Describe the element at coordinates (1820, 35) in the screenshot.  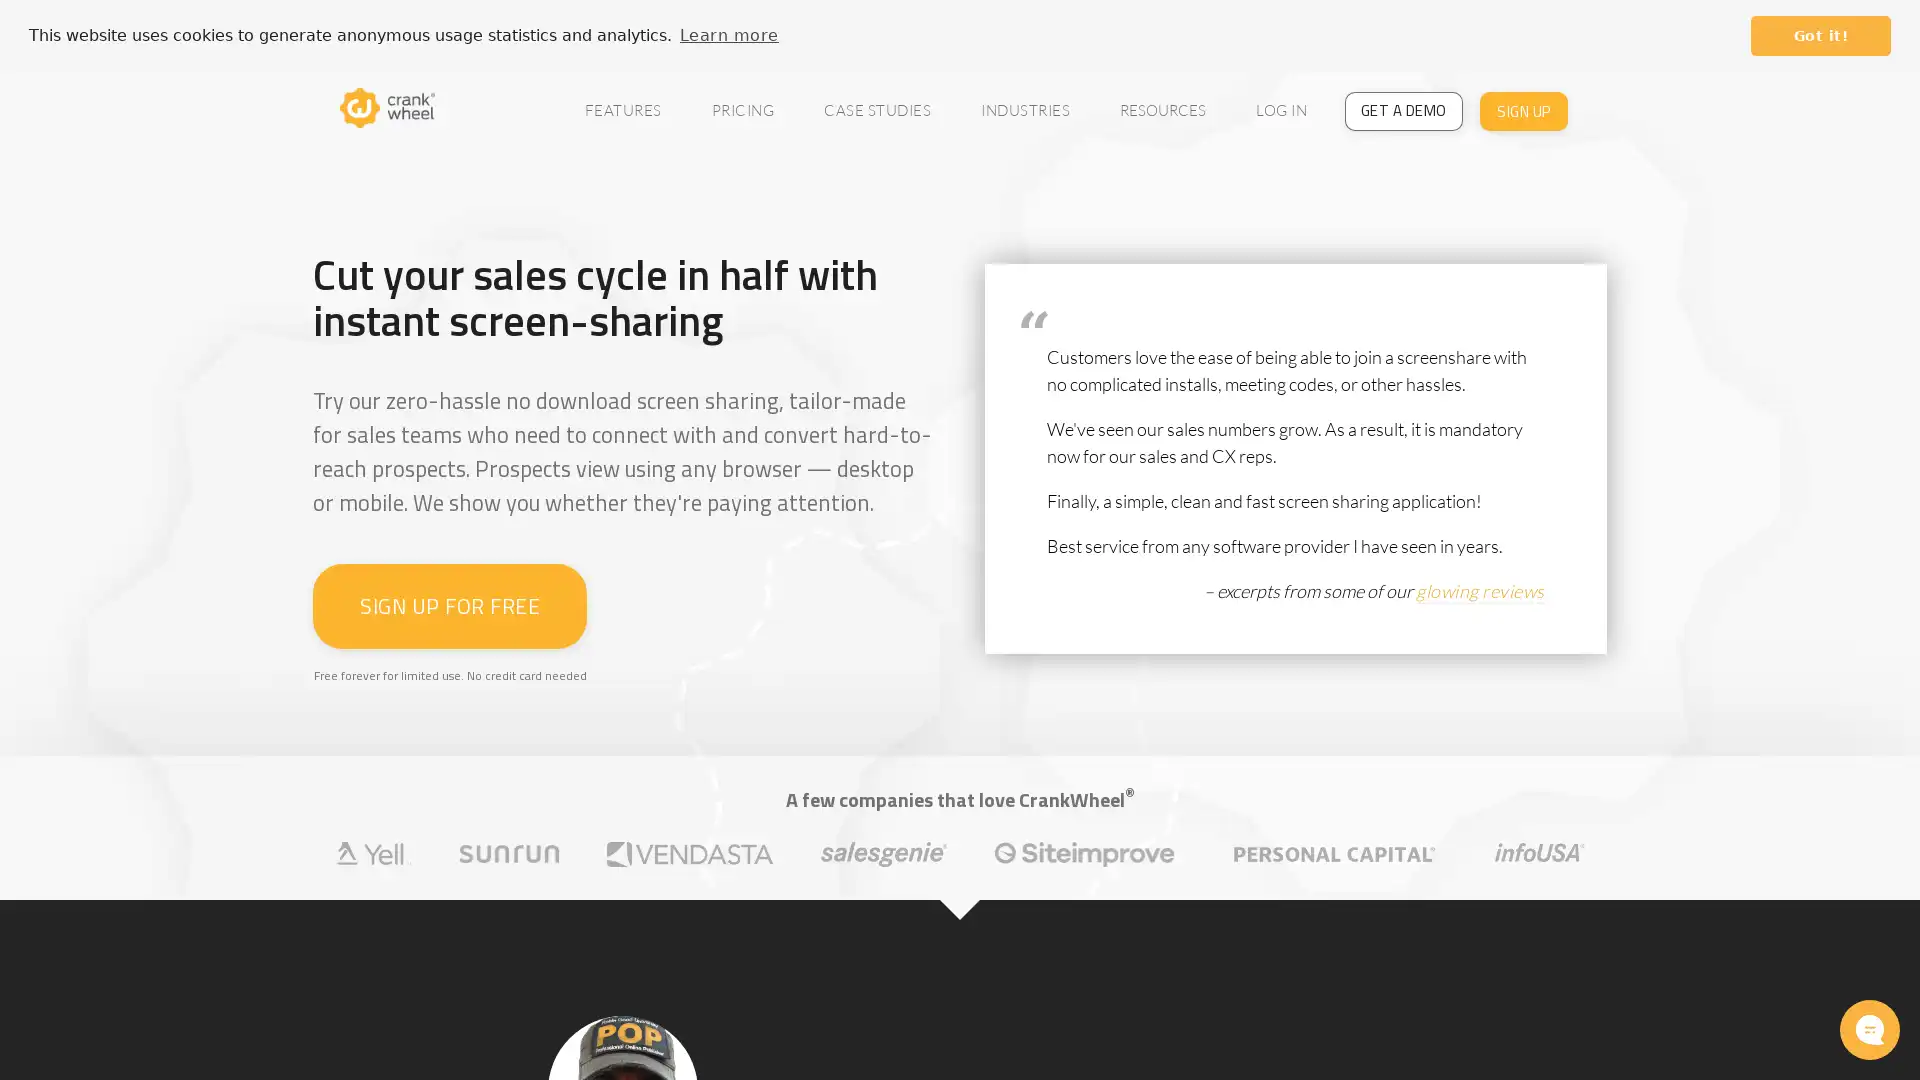
I see `dismiss cookie message` at that location.